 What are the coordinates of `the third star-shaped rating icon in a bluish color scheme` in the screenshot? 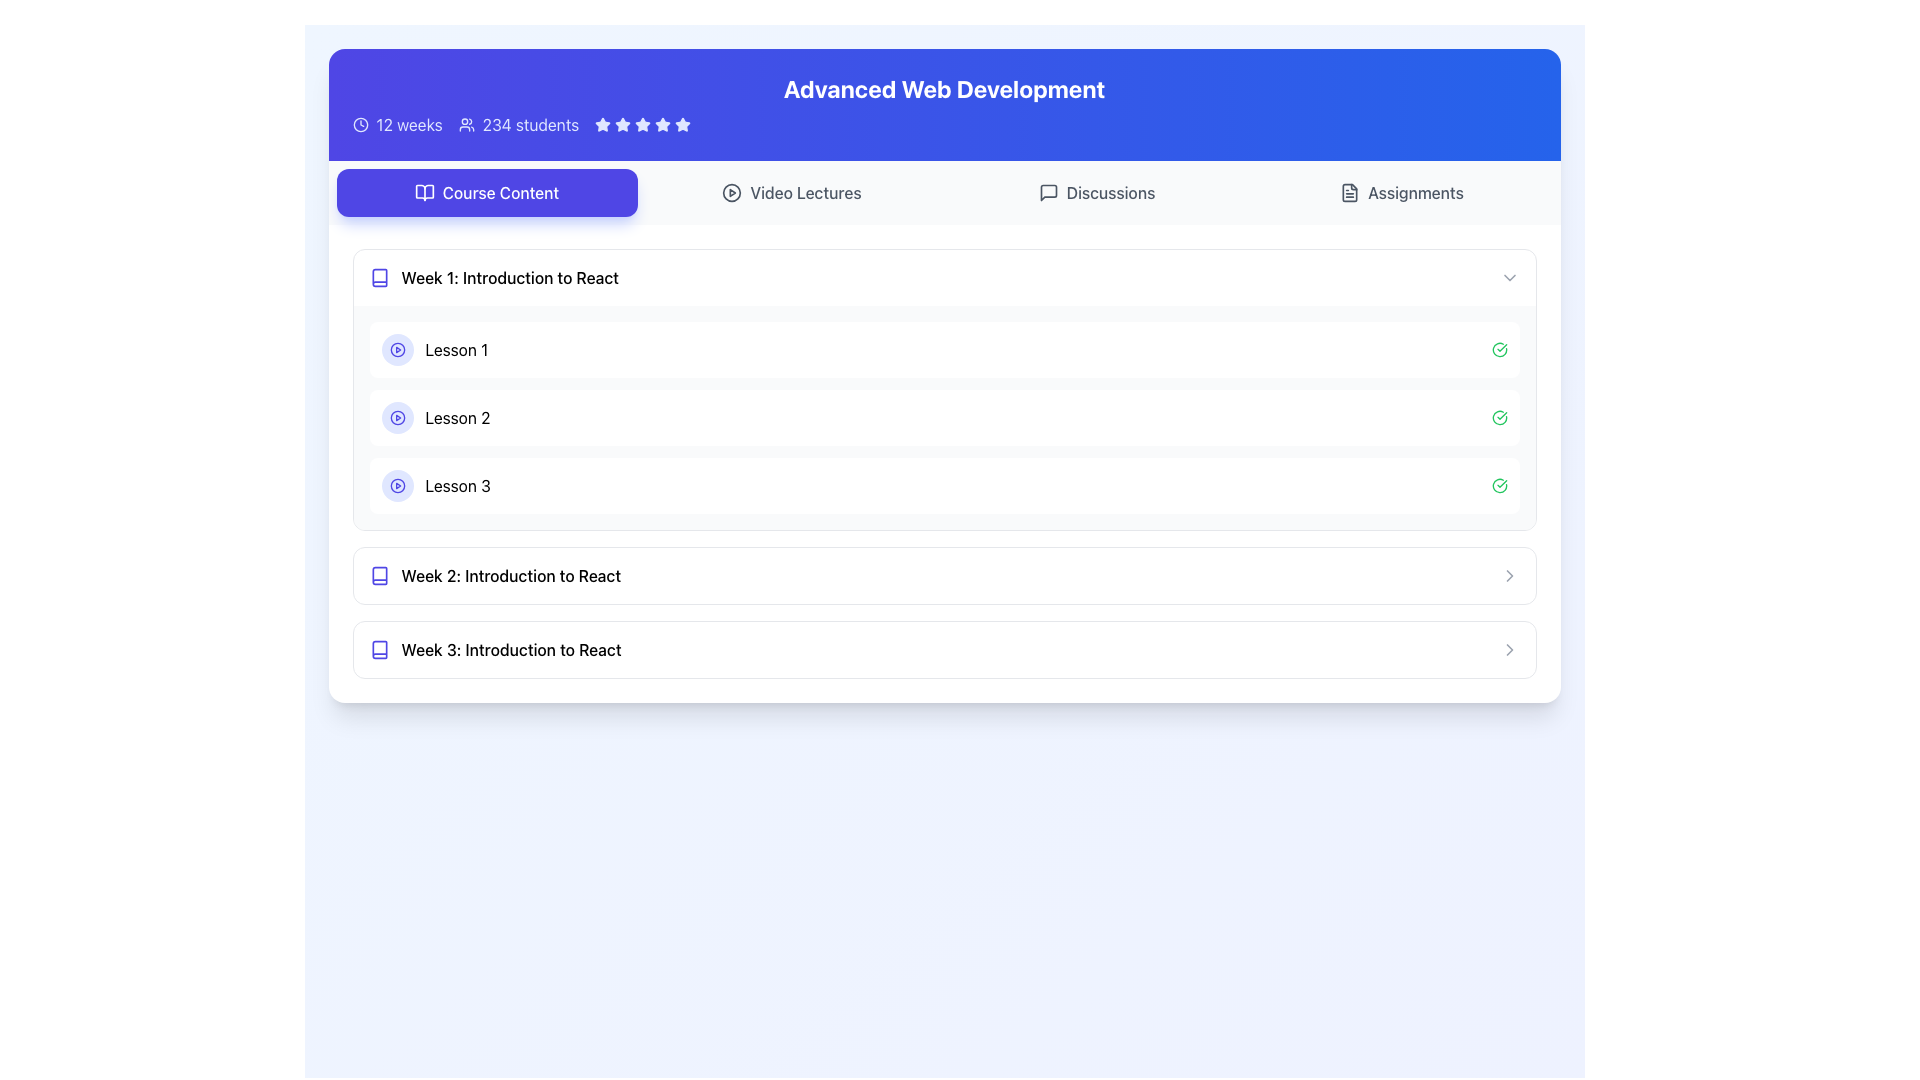 It's located at (622, 124).